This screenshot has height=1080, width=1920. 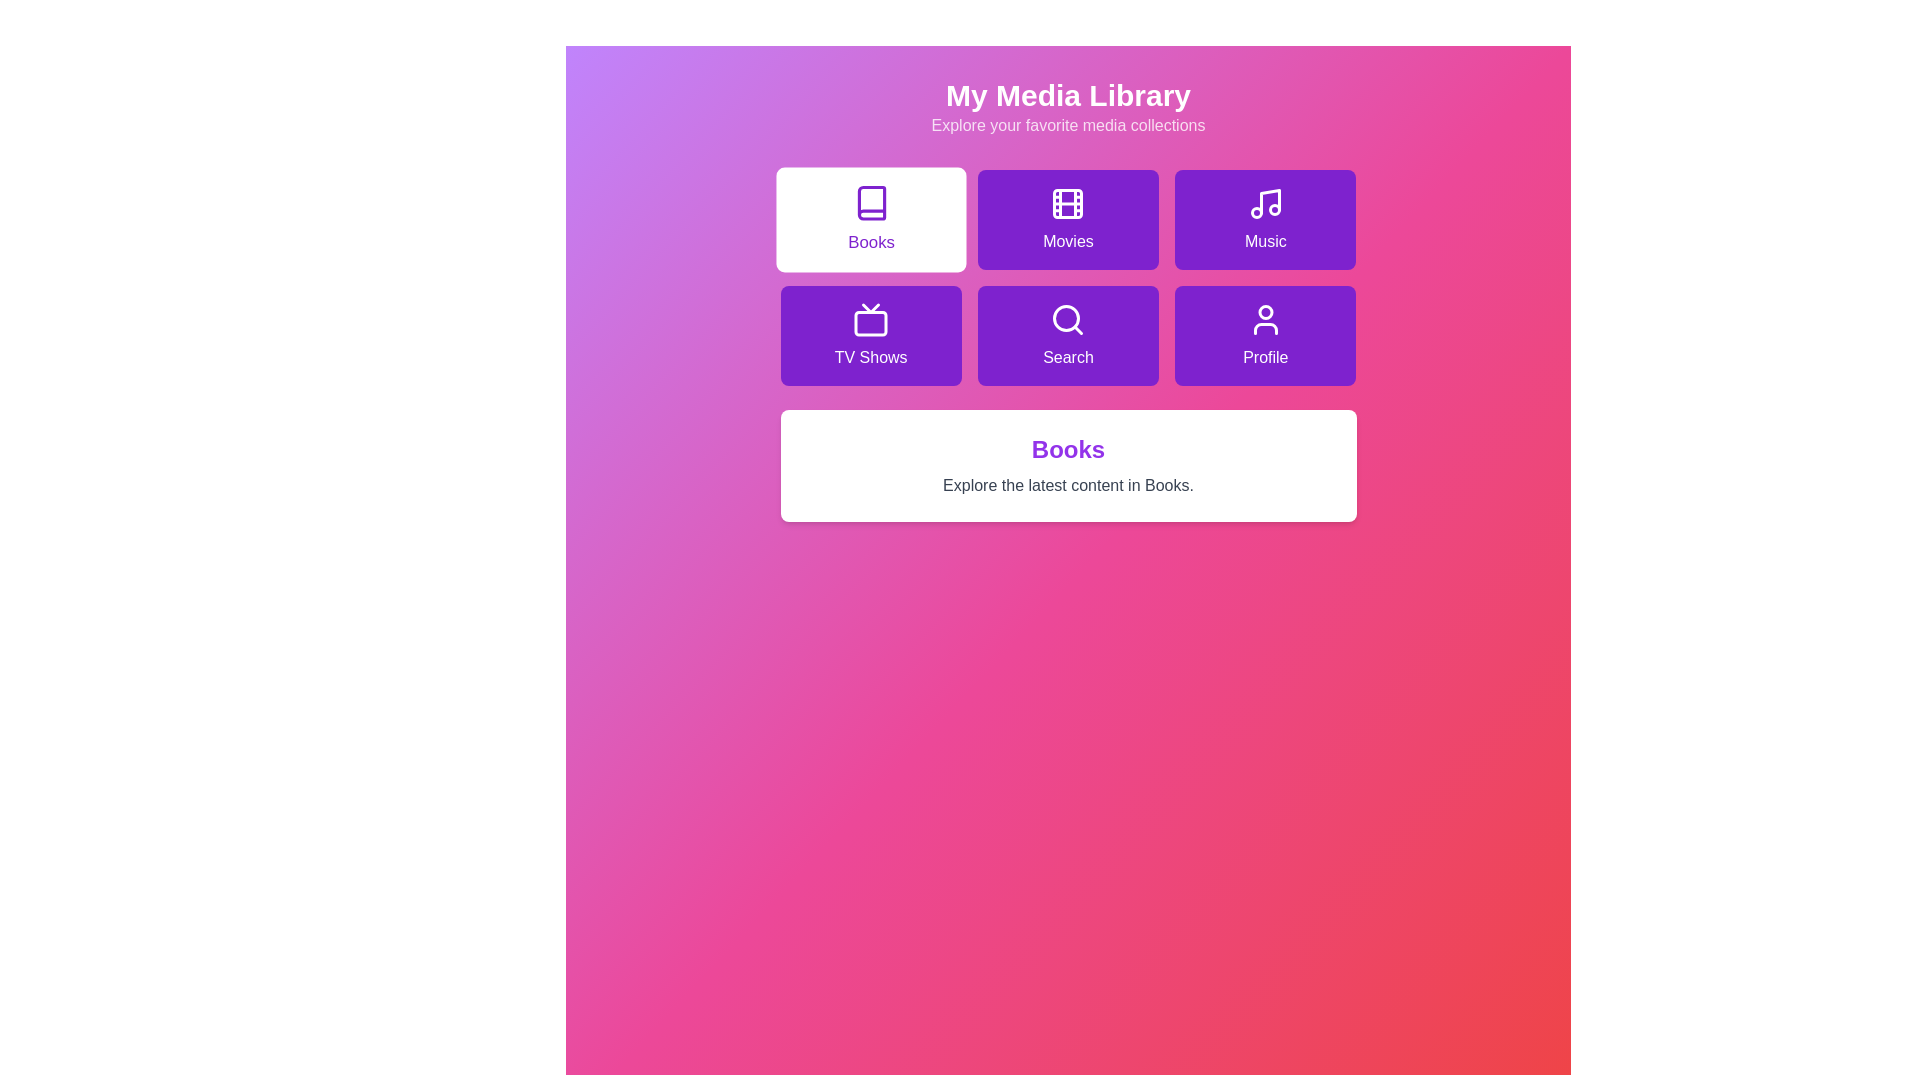 What do you see at coordinates (1067, 219) in the screenshot?
I see `the 'Movies' button, which is a rectangular icon with a purple background and white text, located between 'Books' and 'Music' in a grid layout` at bounding box center [1067, 219].